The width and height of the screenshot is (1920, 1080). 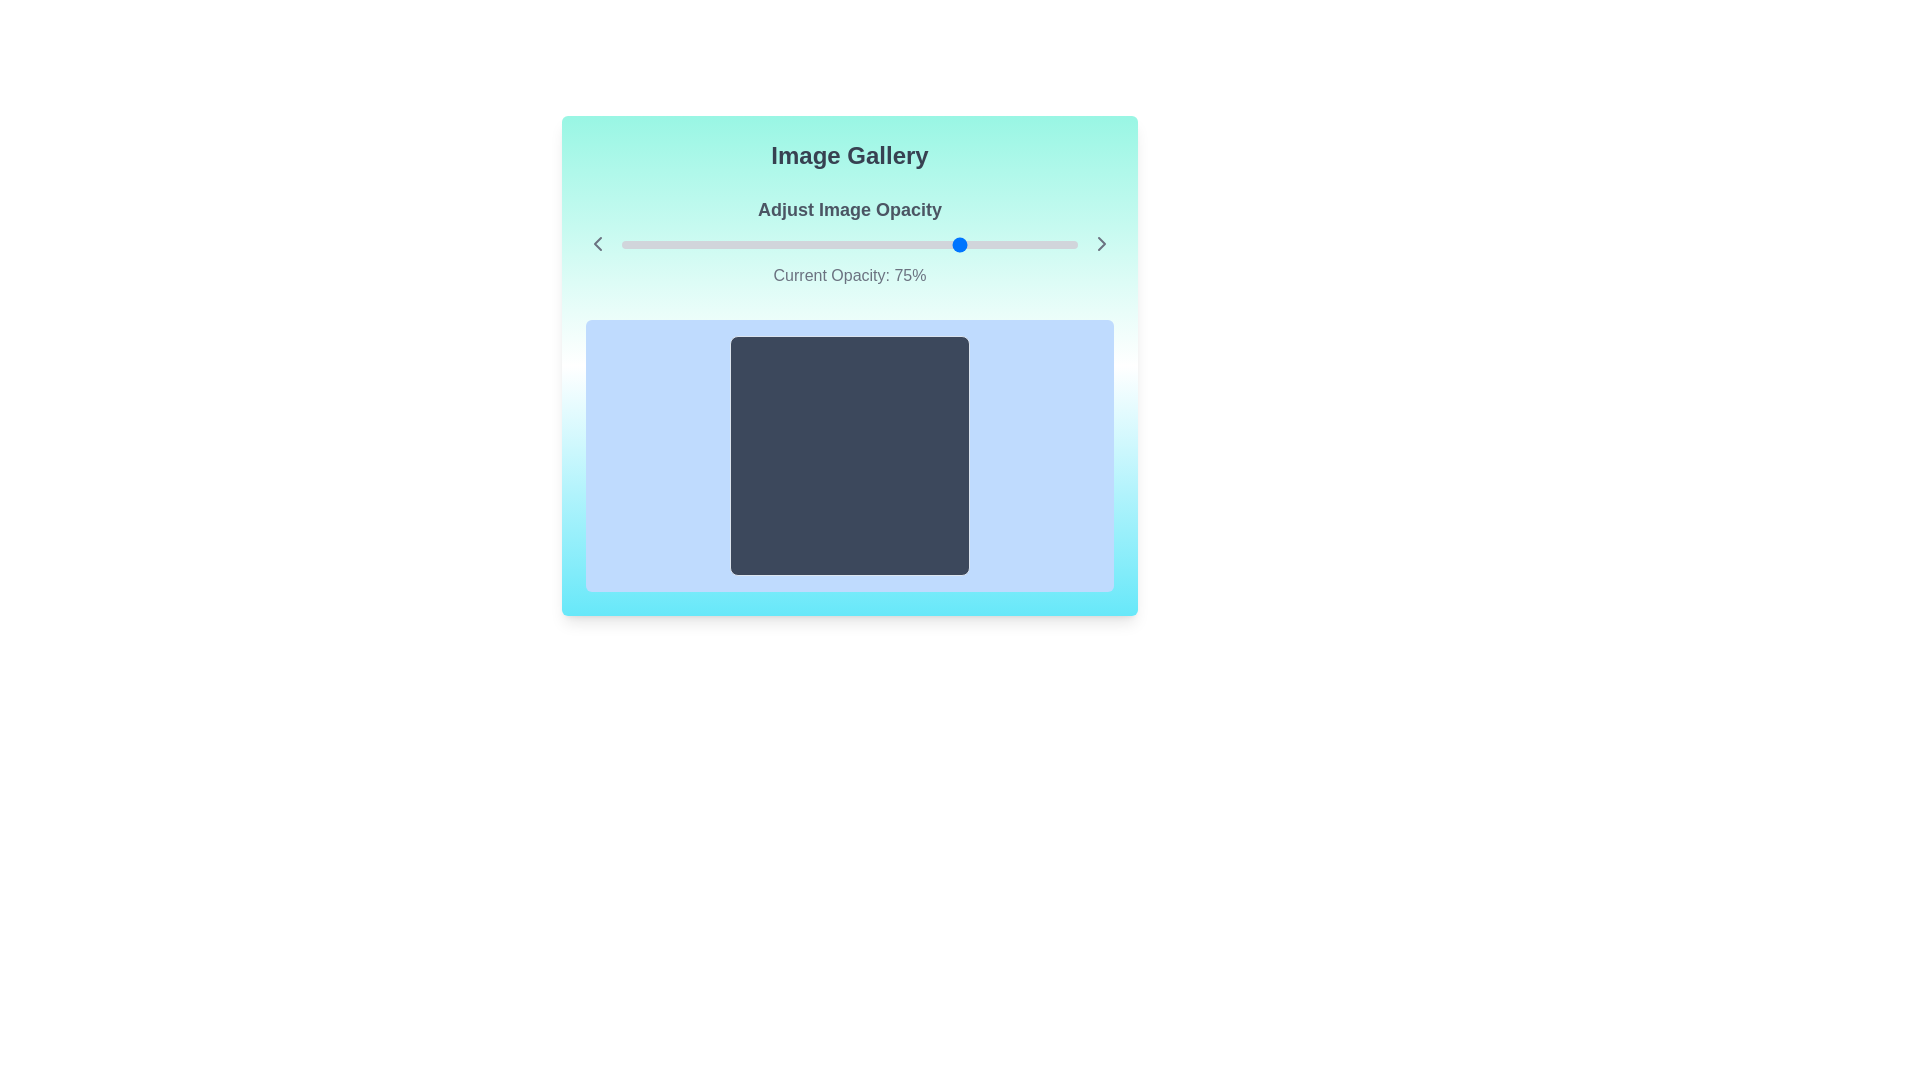 What do you see at coordinates (1040, 244) in the screenshot?
I see `the image opacity slider to 92%` at bounding box center [1040, 244].